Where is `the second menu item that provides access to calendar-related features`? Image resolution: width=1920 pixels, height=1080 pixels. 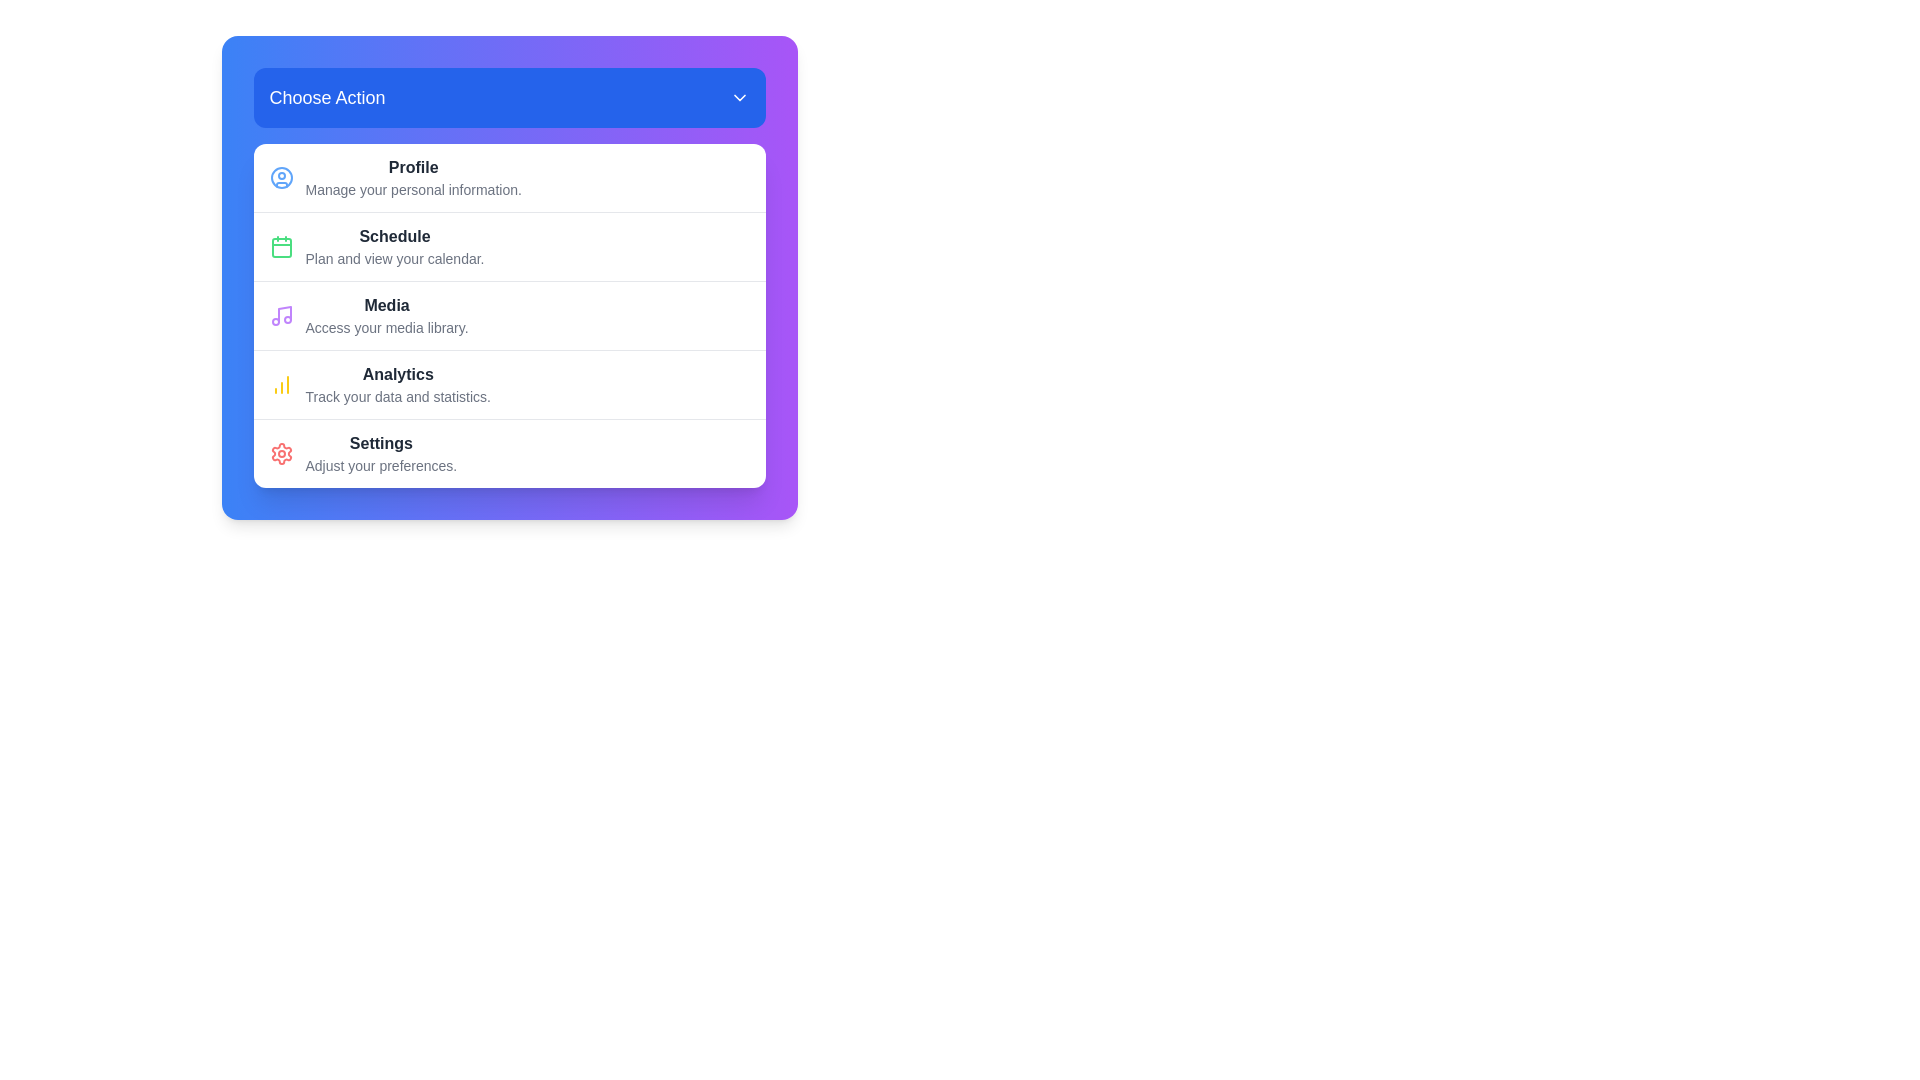
the second menu item that provides access to calendar-related features is located at coordinates (509, 245).